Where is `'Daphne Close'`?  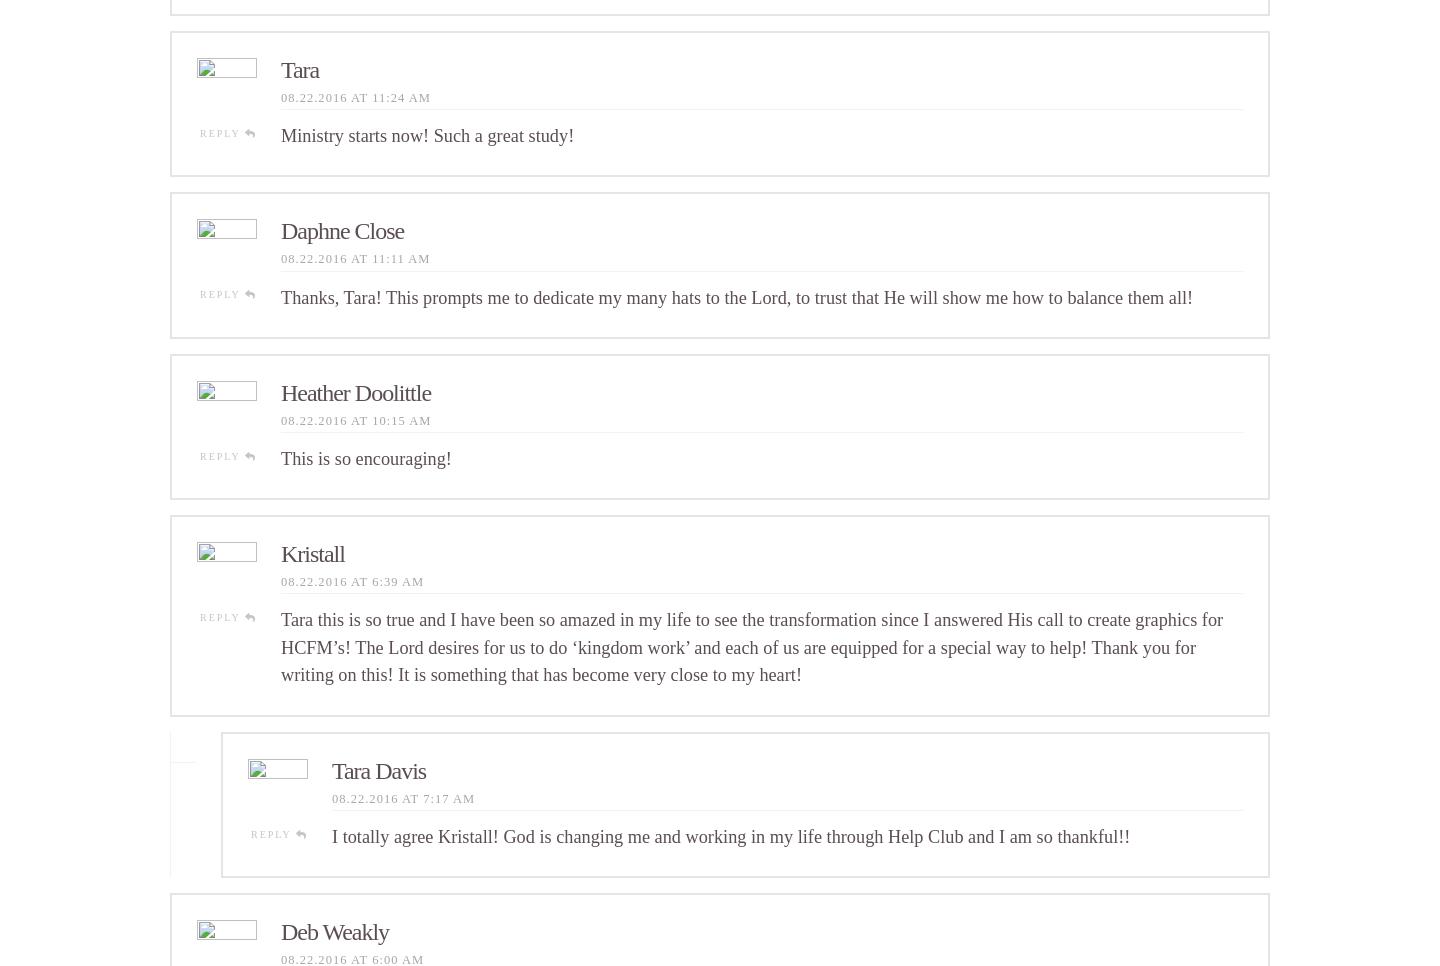 'Daphne Close' is located at coordinates (279, 229).